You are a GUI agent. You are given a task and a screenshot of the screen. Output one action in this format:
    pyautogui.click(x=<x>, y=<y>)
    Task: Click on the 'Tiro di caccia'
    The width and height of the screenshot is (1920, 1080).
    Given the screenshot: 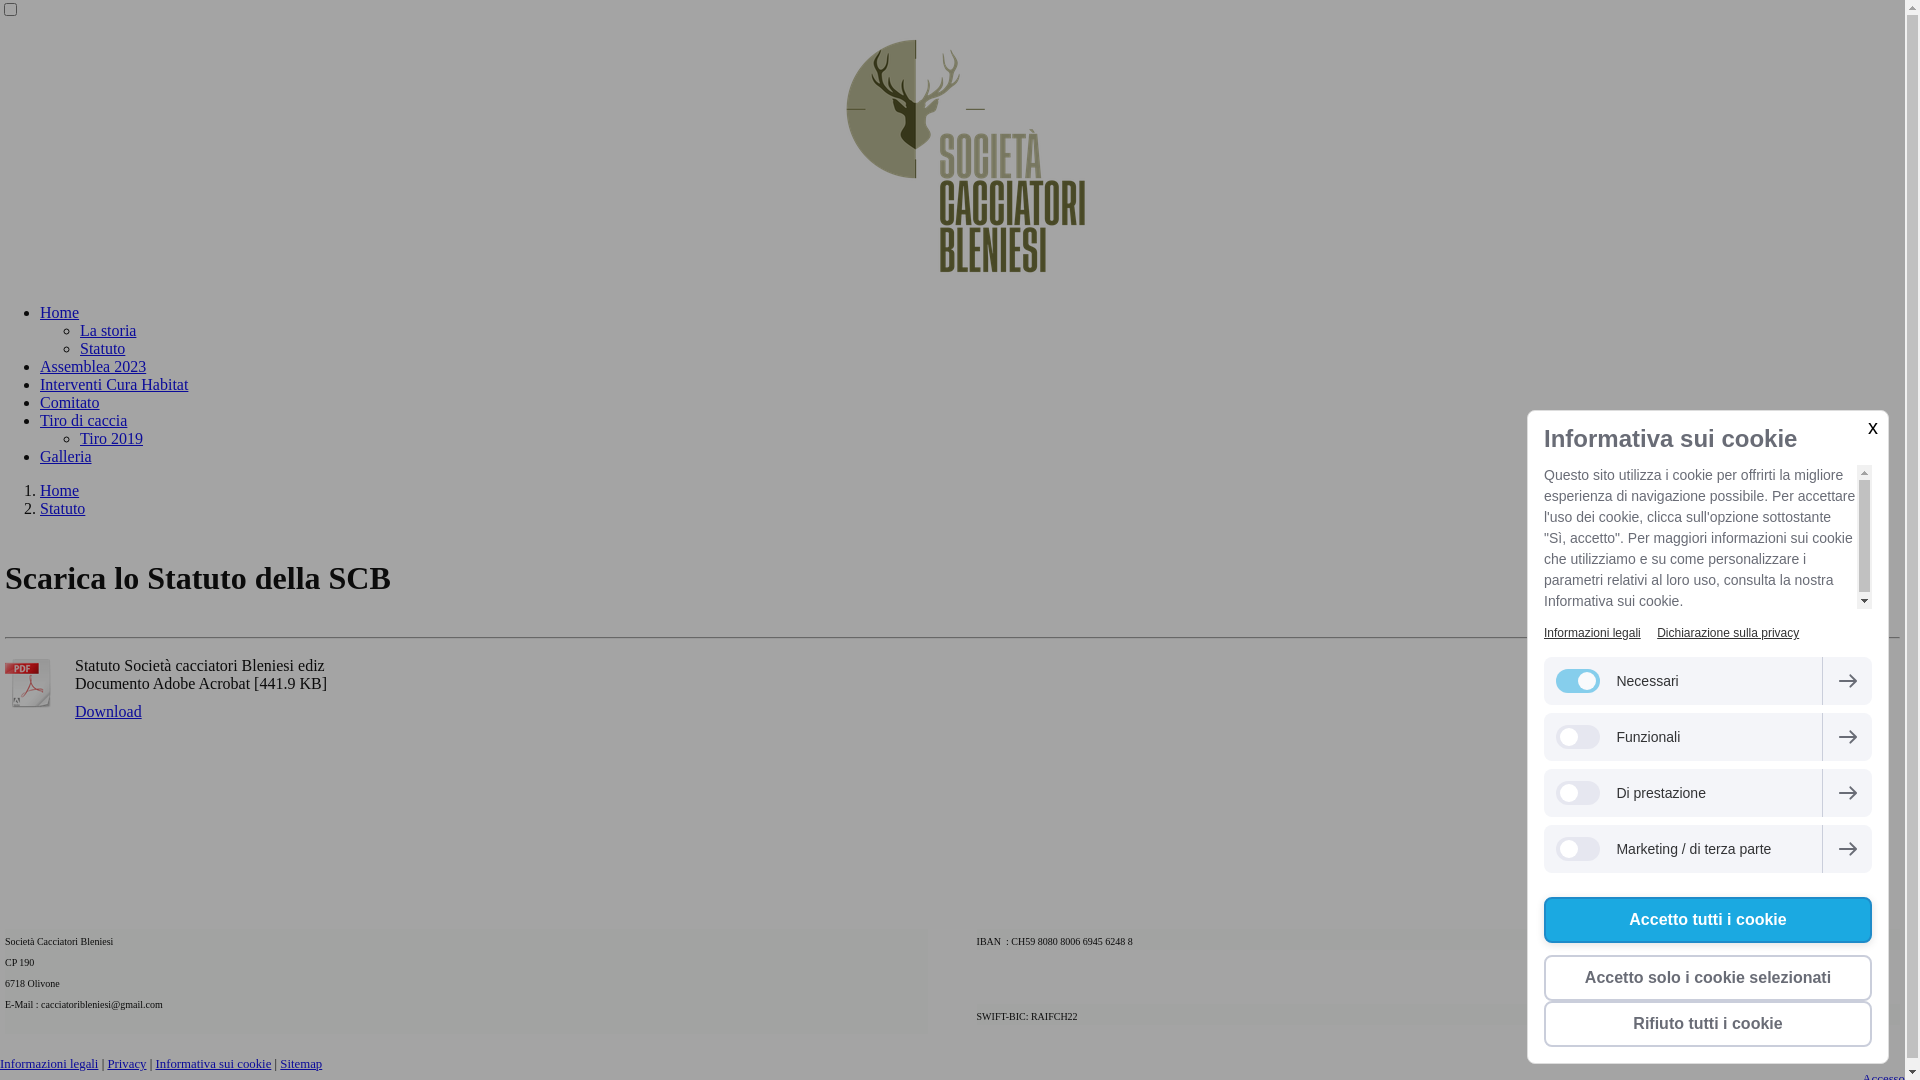 What is the action you would take?
    pyautogui.click(x=39, y=419)
    